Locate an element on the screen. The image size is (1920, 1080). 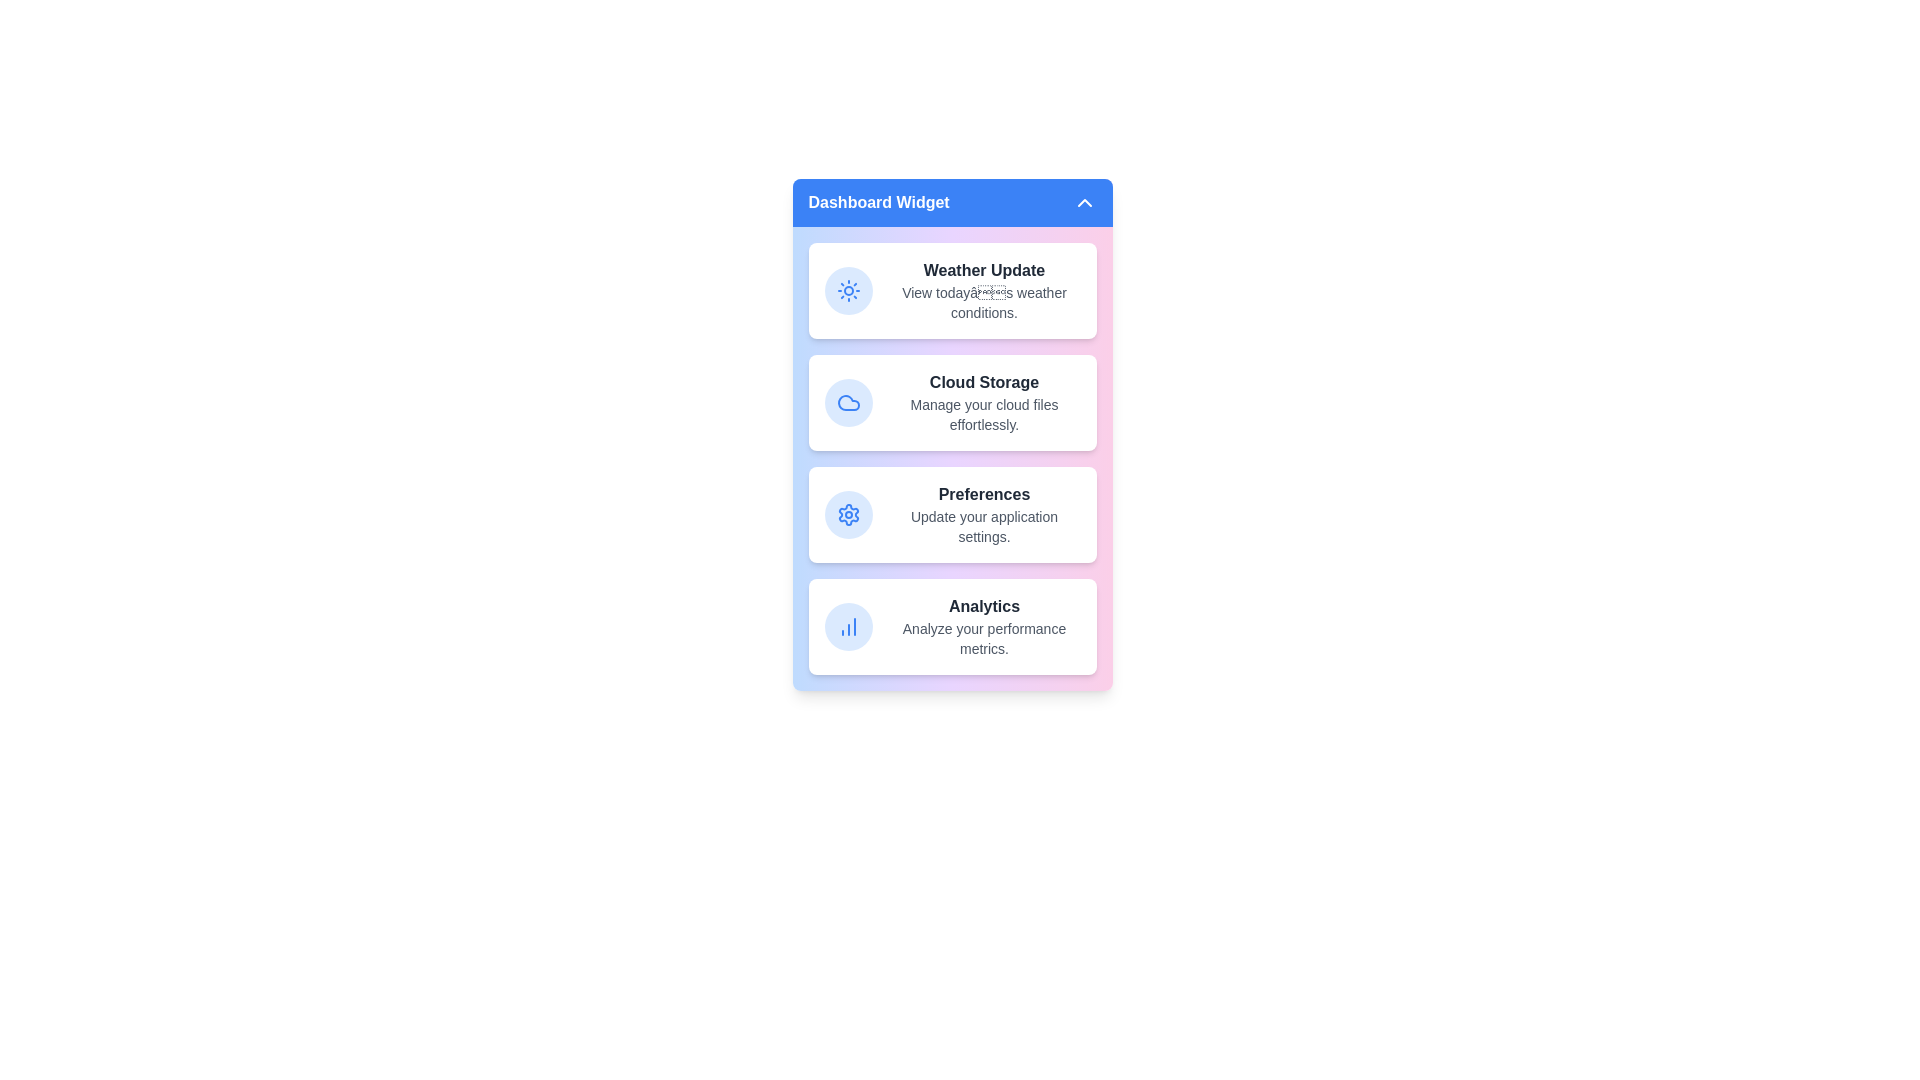
the 'Cloud Storage' item to select and interact with it is located at coordinates (951, 402).